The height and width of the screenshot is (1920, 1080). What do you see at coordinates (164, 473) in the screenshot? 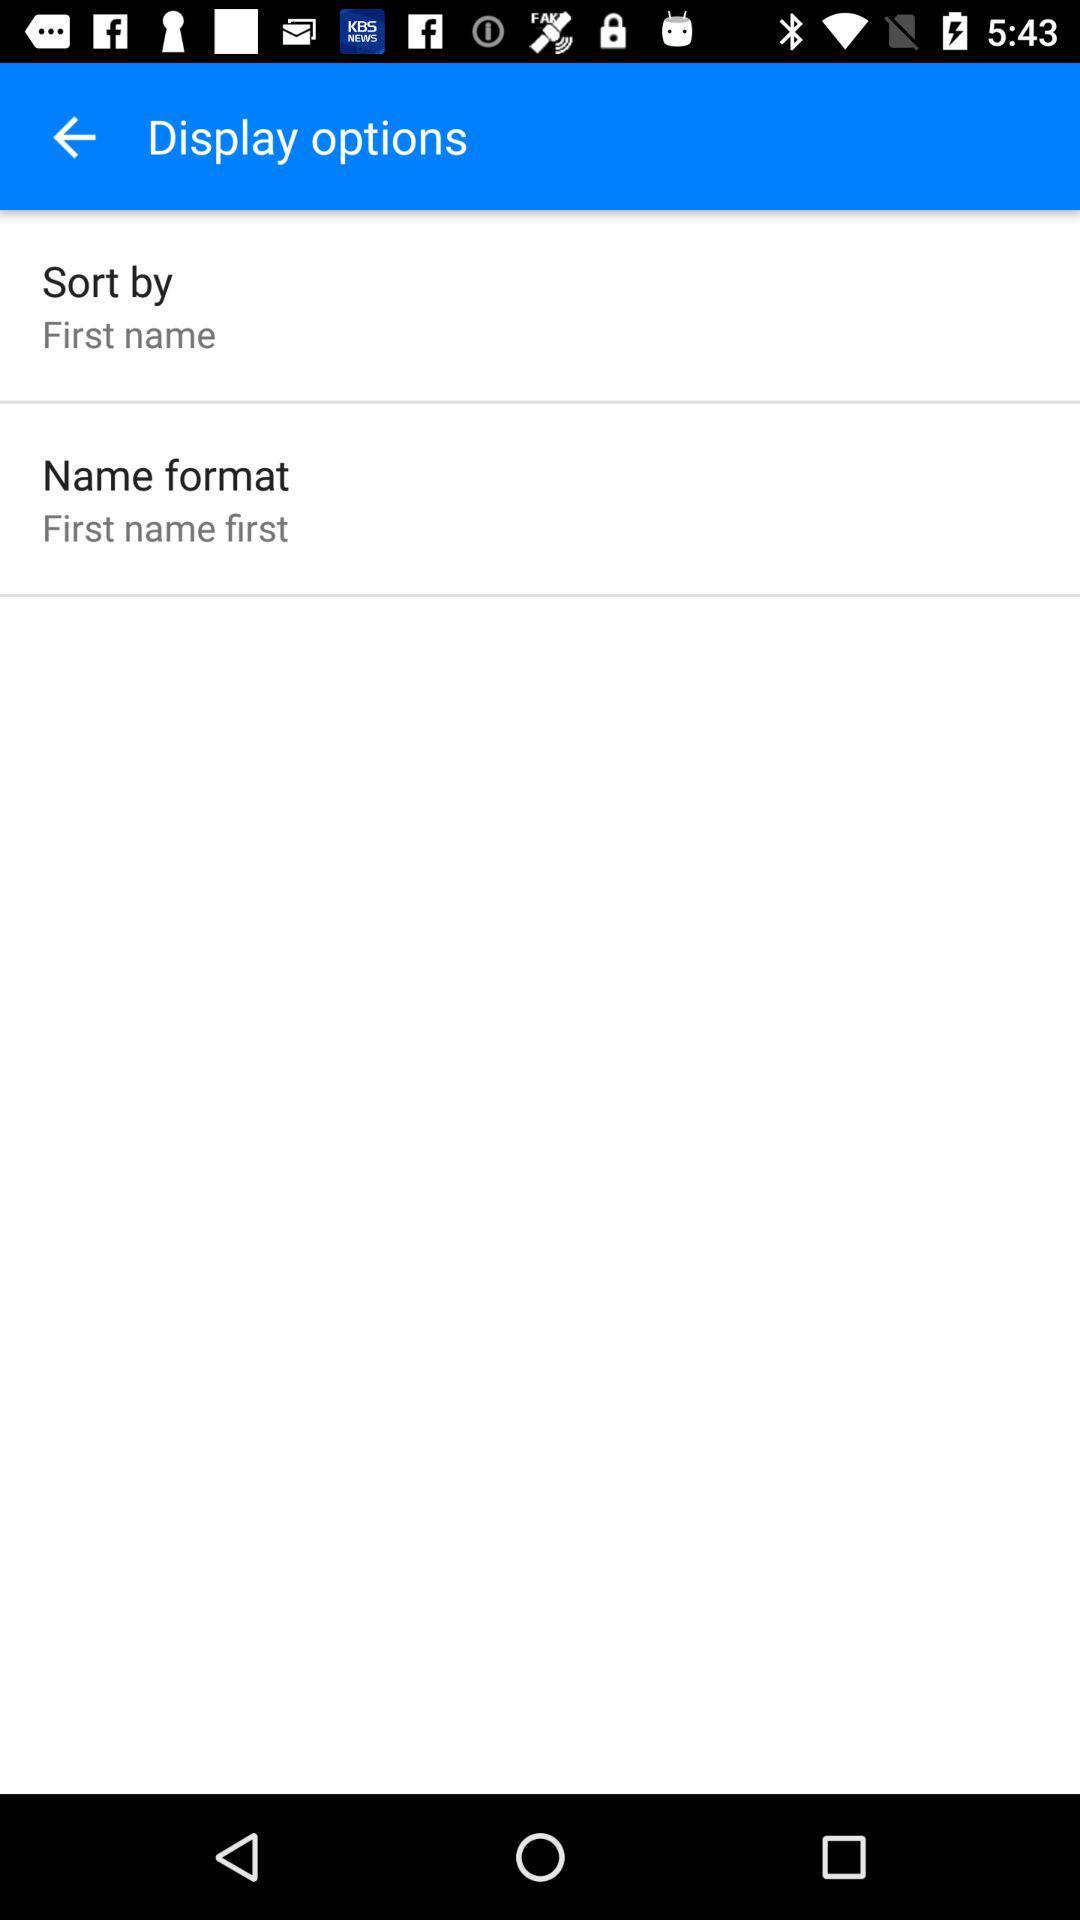
I see `icon below first name icon` at bounding box center [164, 473].